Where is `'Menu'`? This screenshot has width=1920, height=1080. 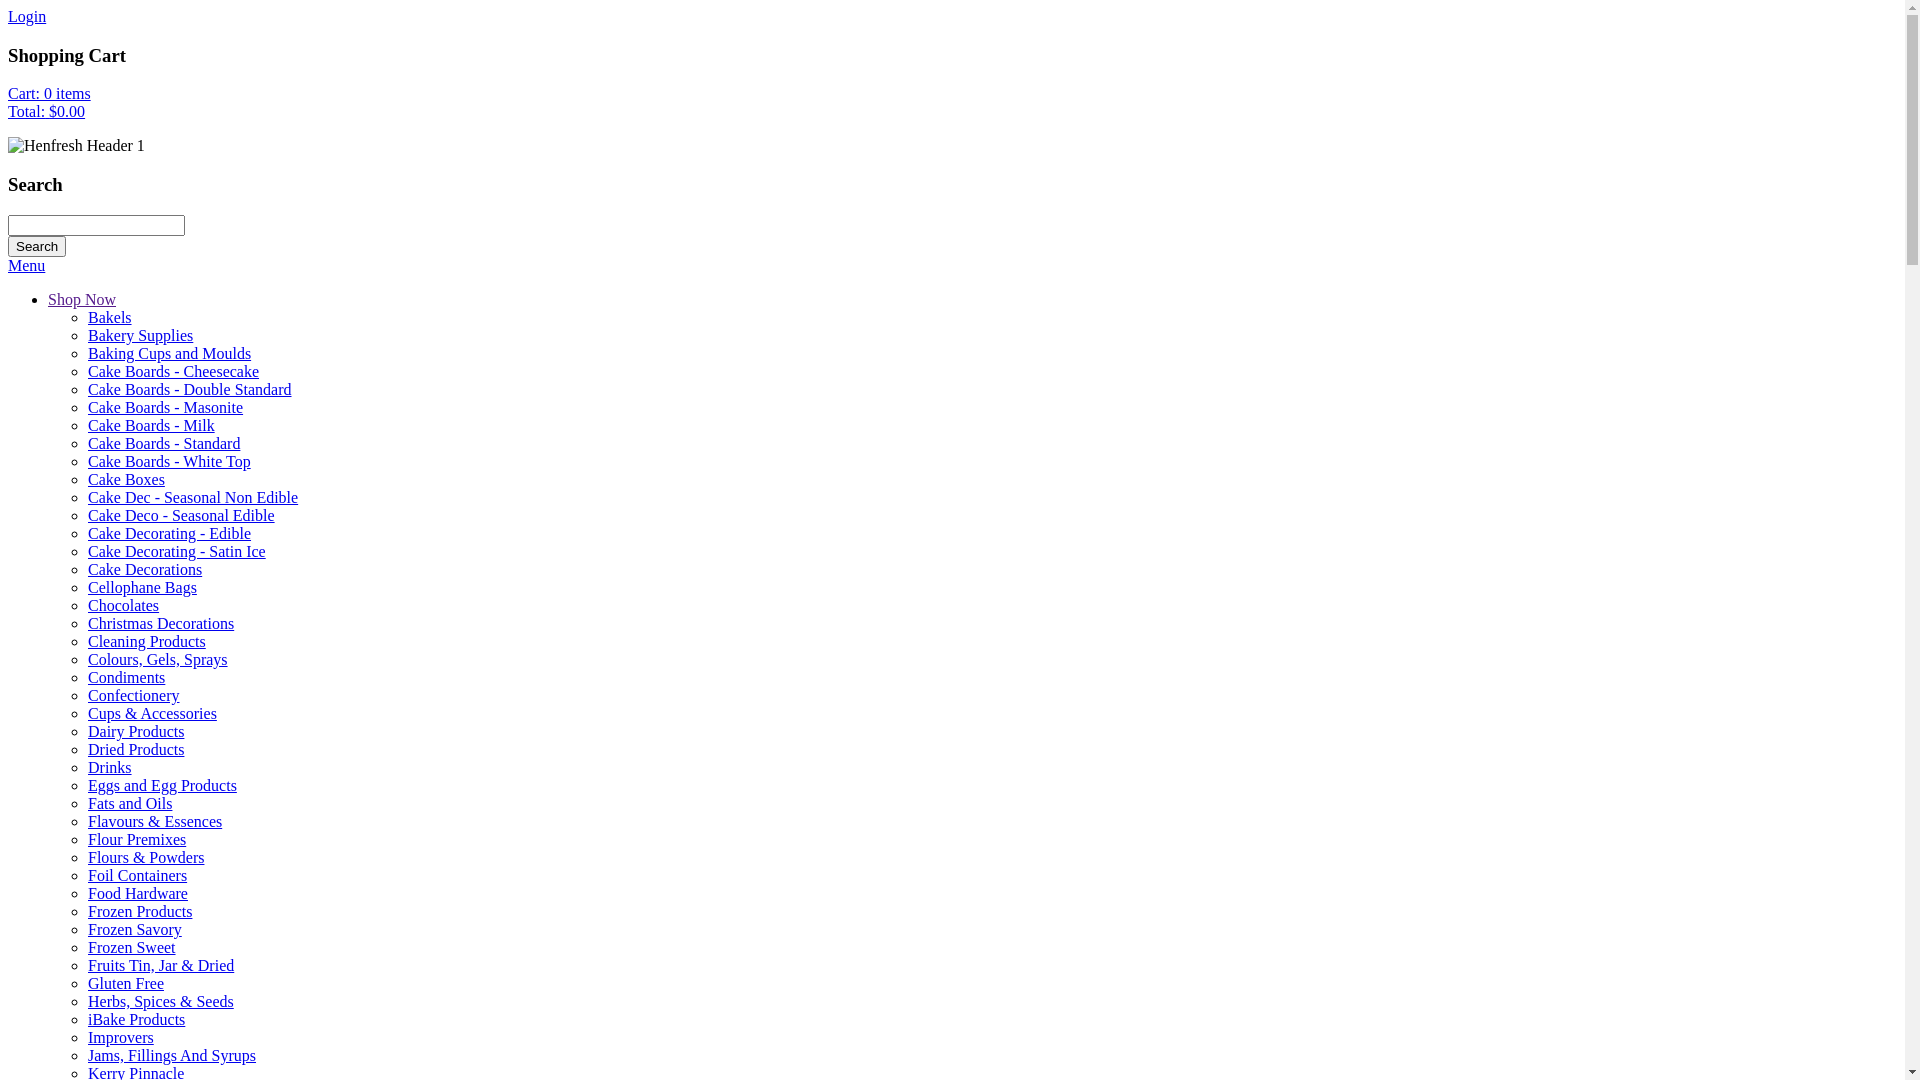
'Menu' is located at coordinates (26, 264).